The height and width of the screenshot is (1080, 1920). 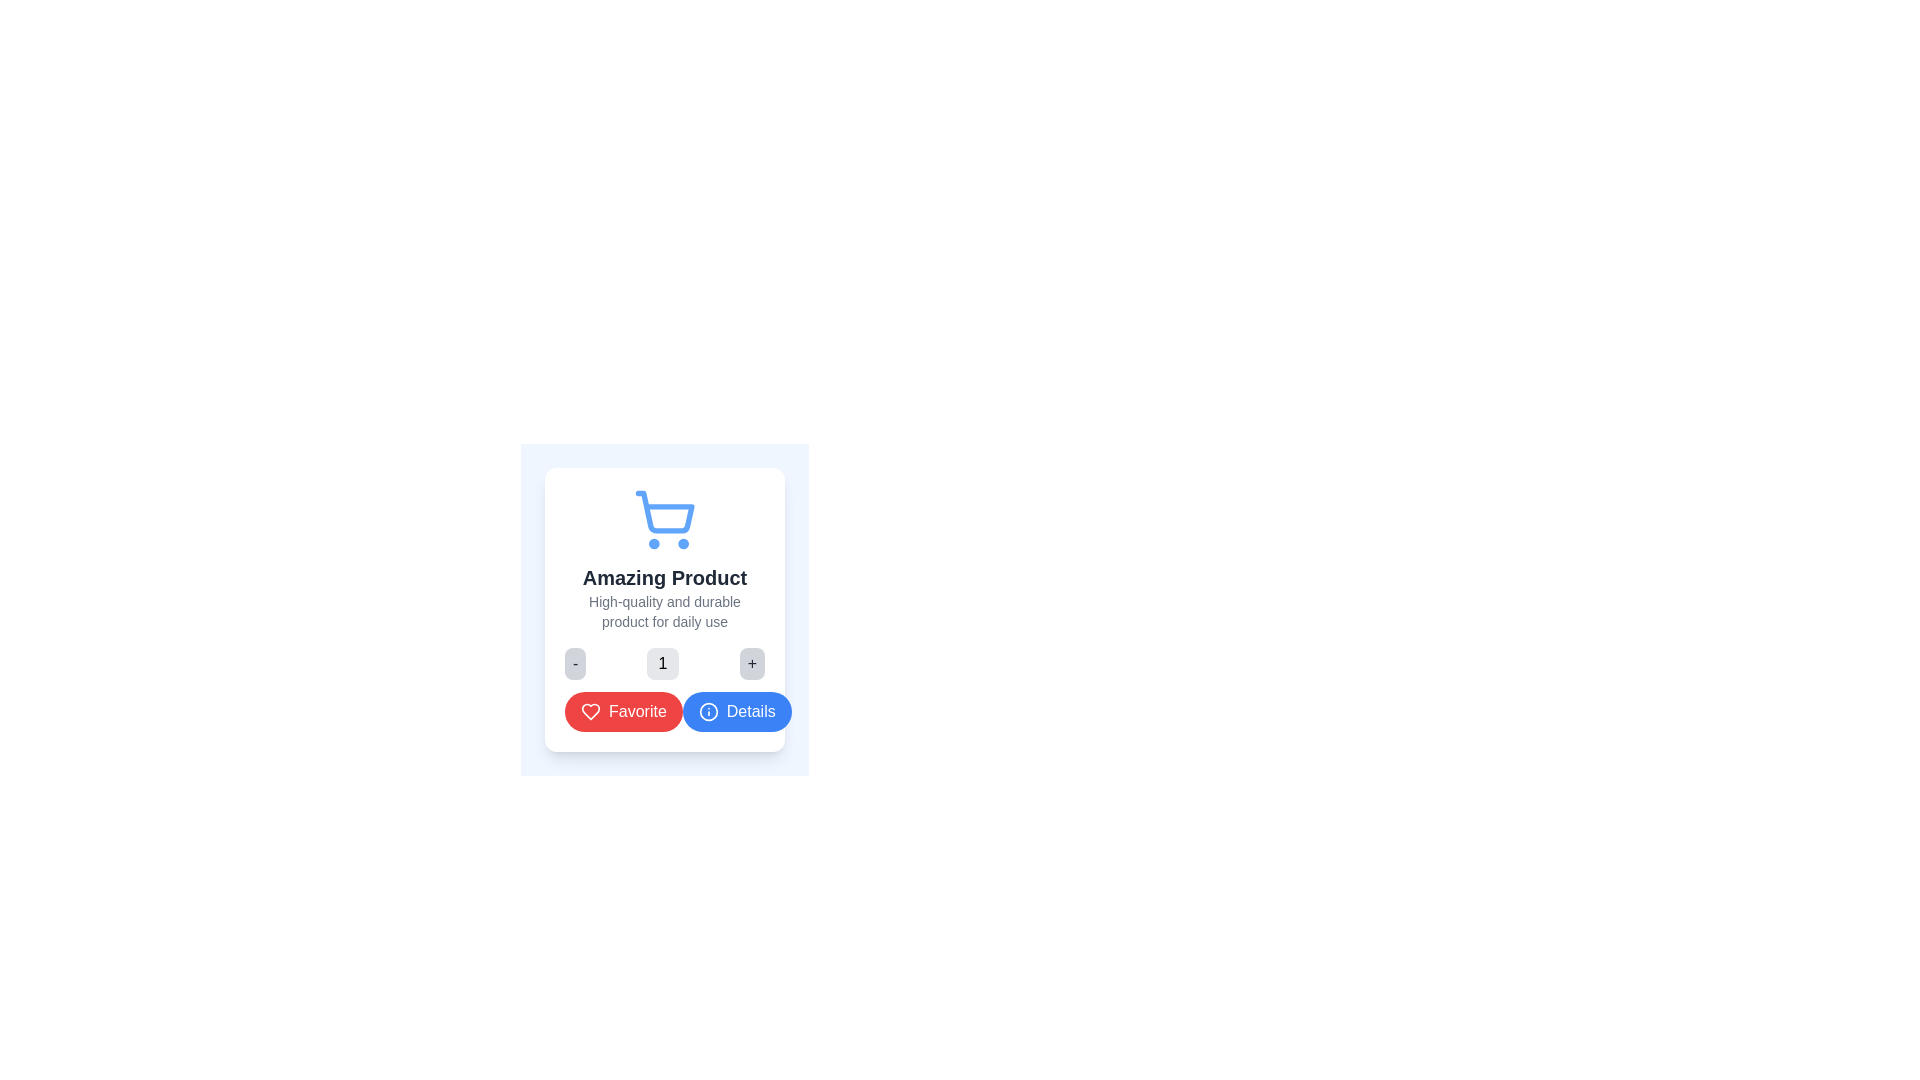 What do you see at coordinates (751, 663) in the screenshot?
I see `the increment button located to the right of the numeric display labeled '1'` at bounding box center [751, 663].